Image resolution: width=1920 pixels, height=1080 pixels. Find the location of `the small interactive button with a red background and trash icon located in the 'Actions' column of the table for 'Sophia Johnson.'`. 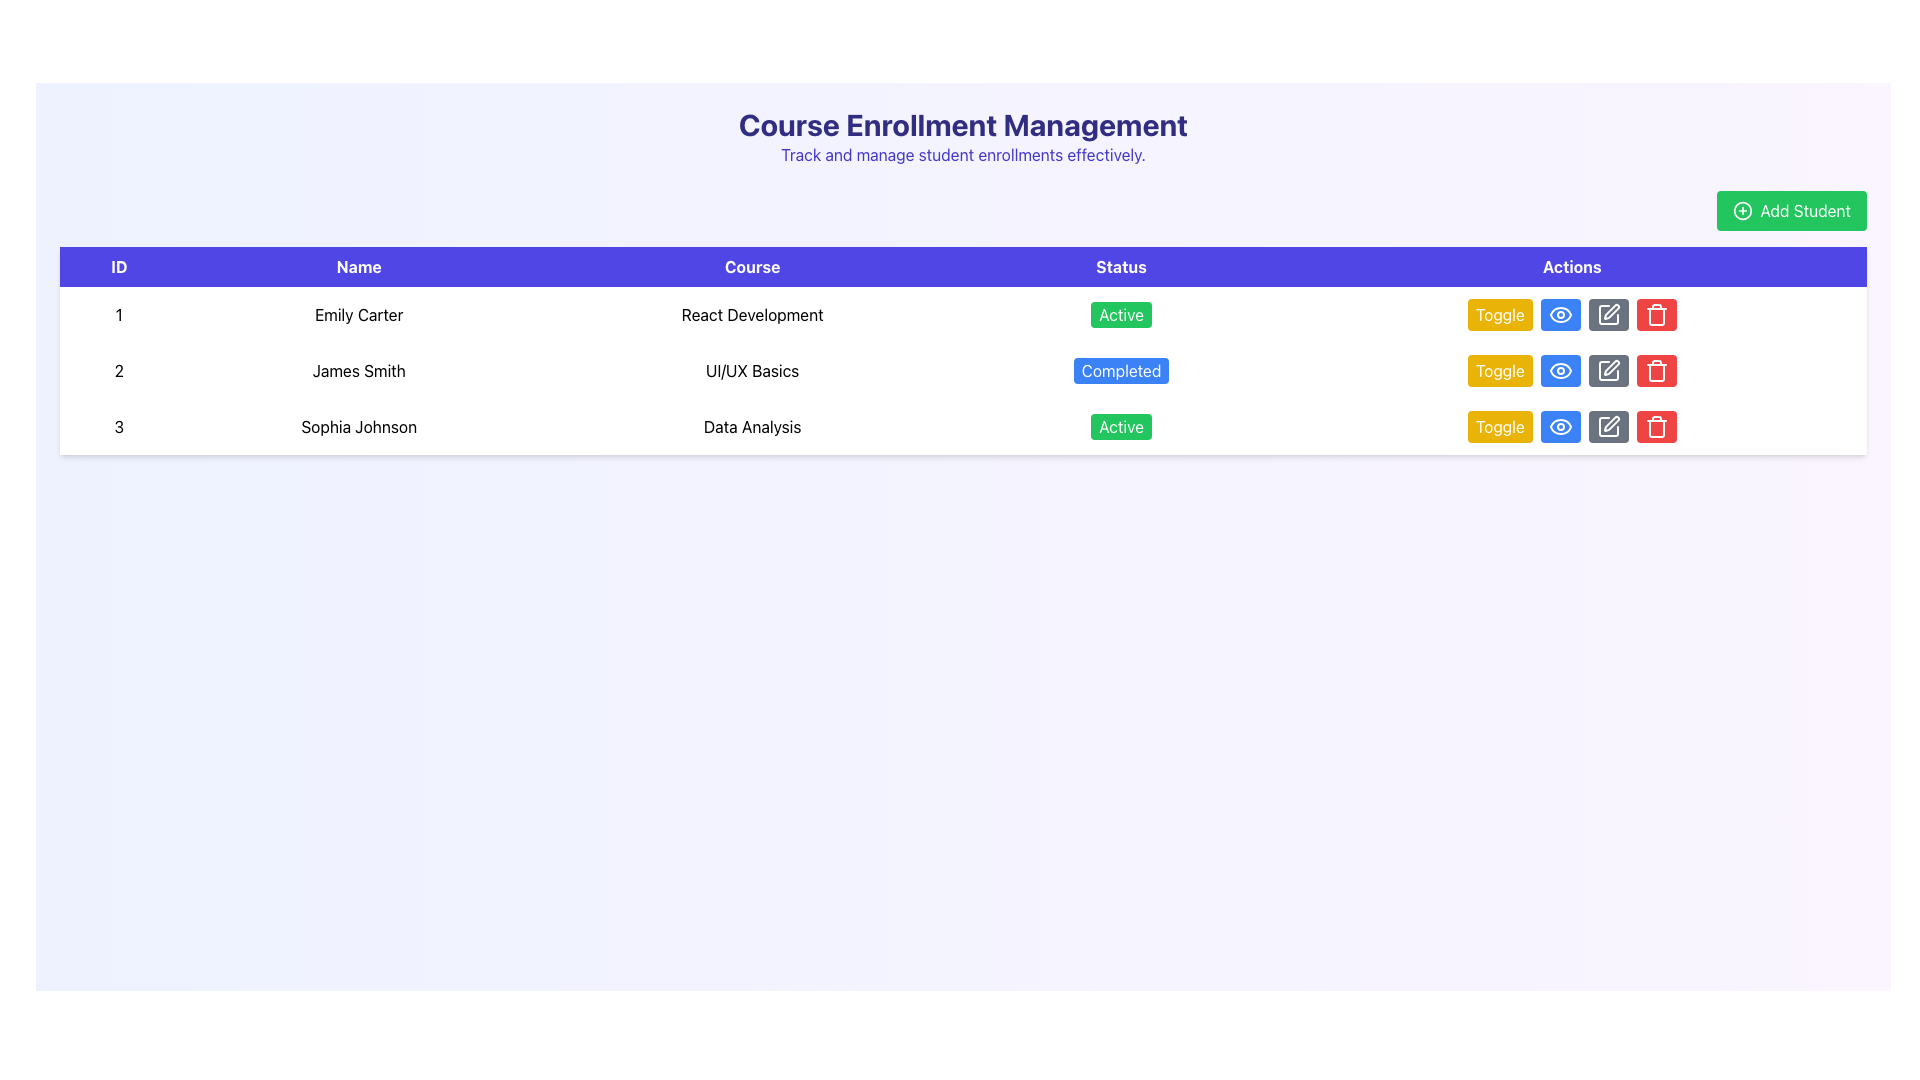

the small interactive button with a red background and trash icon located in the 'Actions' column of the table for 'Sophia Johnson.' is located at coordinates (1656, 315).